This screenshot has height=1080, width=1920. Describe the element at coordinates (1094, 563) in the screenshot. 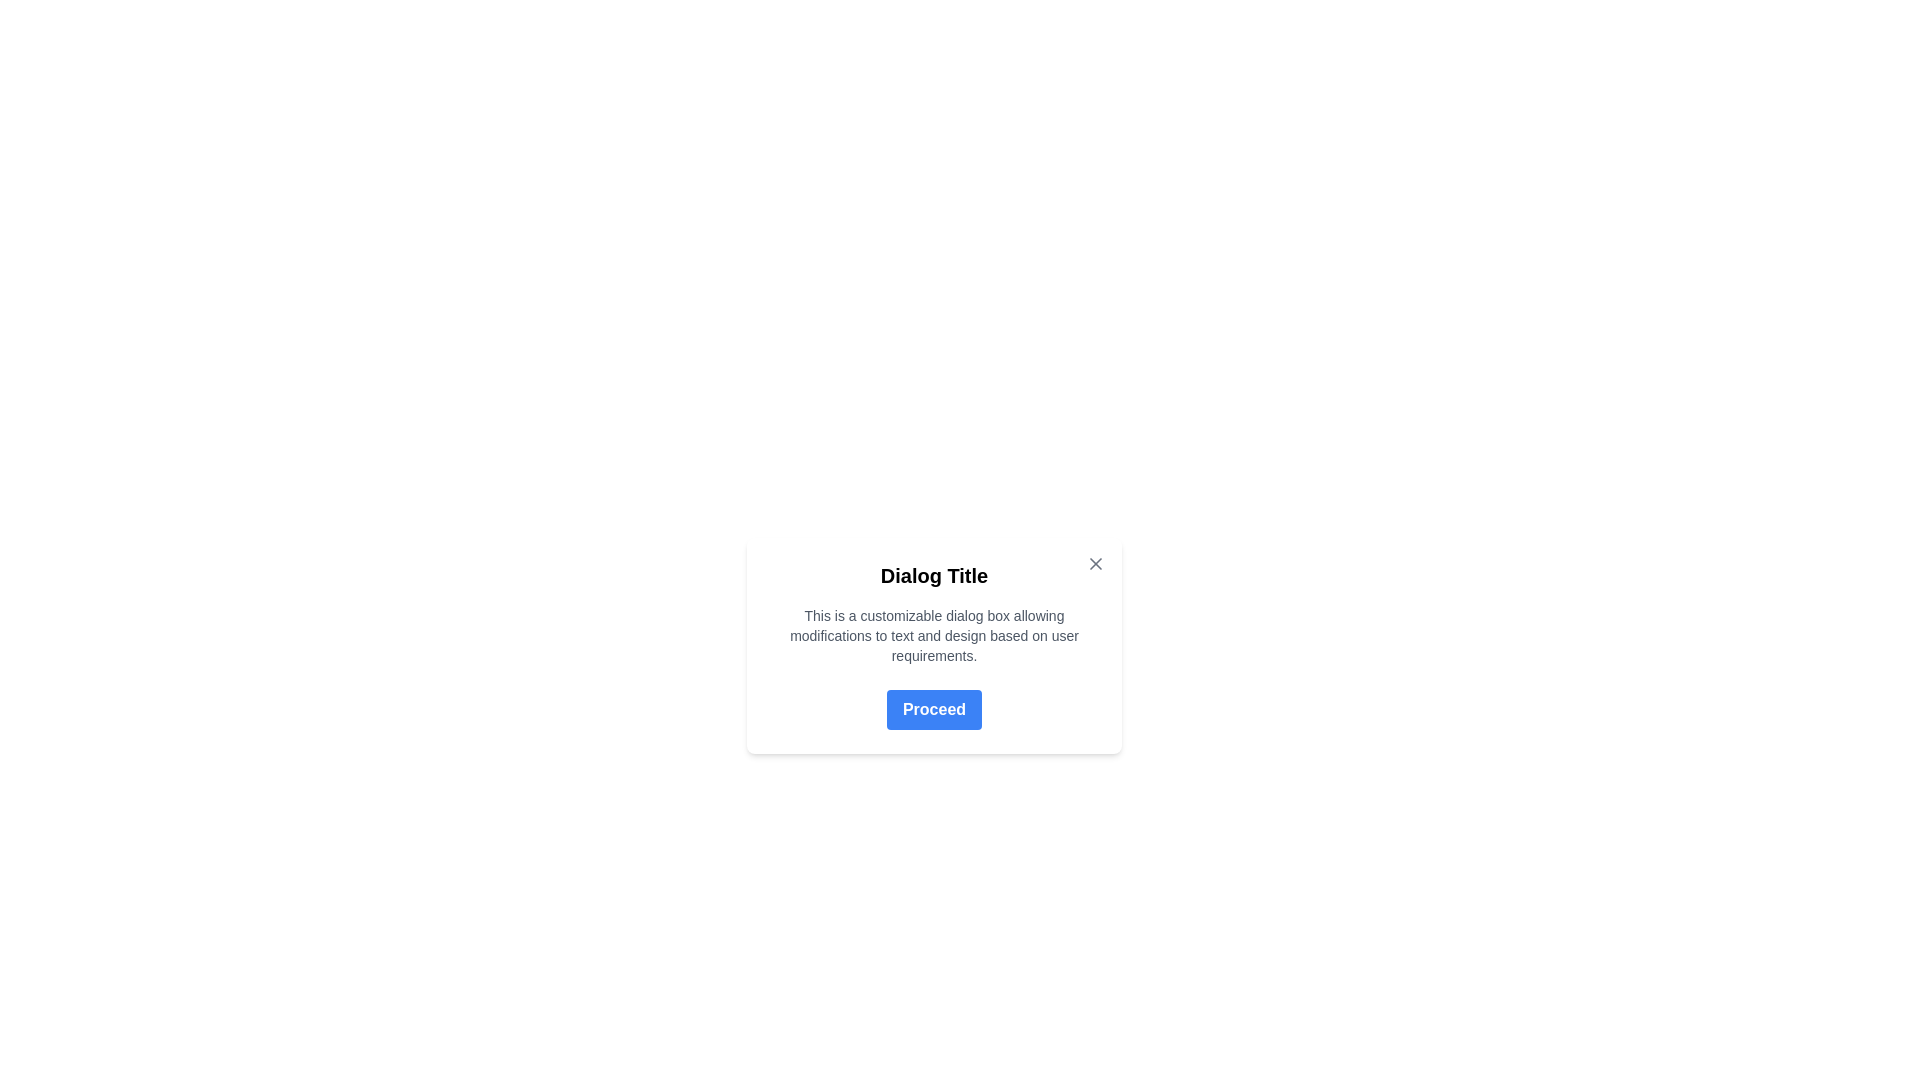

I see `the diagonal line forming part of the 'X' icon in the top-right corner of the dialog box, which is used for dismissal actions` at that location.